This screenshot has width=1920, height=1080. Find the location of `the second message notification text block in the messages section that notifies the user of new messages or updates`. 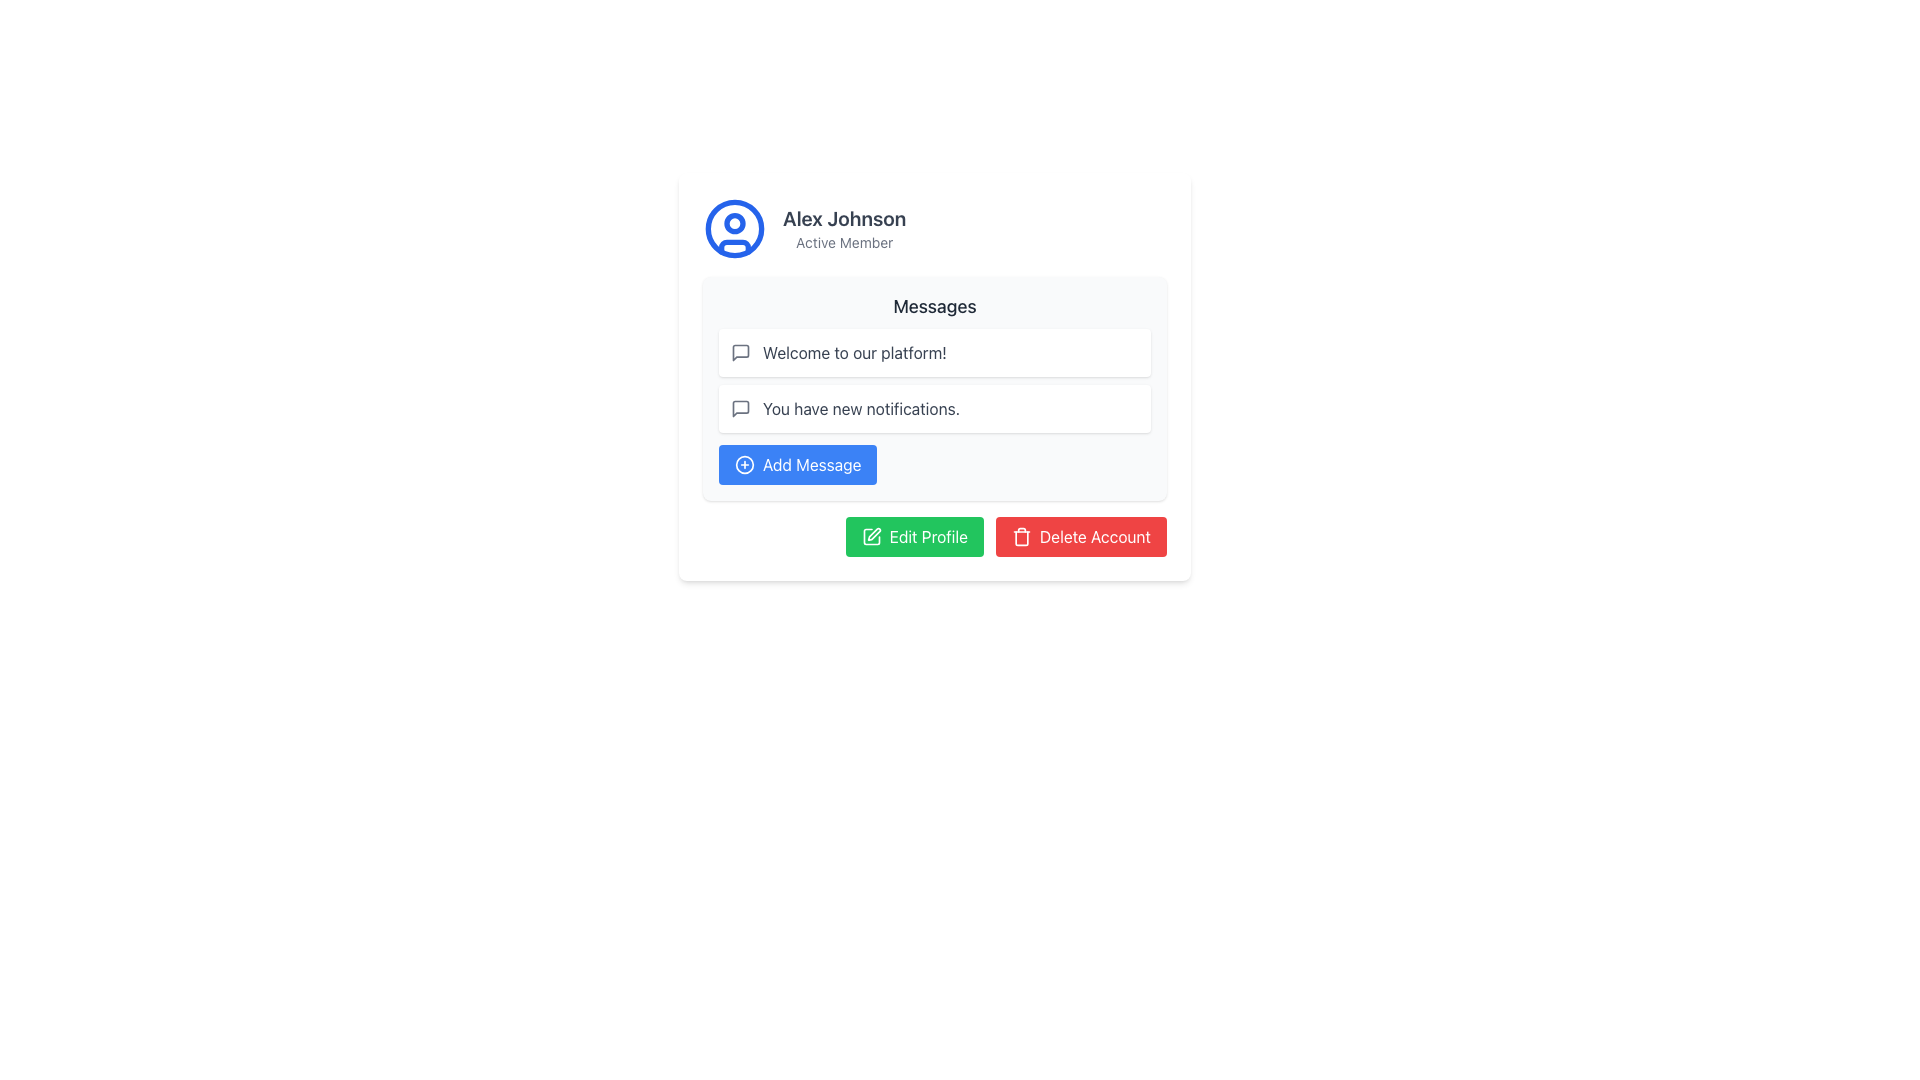

the second message notification text block in the messages section that notifies the user of new messages or updates is located at coordinates (861, 407).